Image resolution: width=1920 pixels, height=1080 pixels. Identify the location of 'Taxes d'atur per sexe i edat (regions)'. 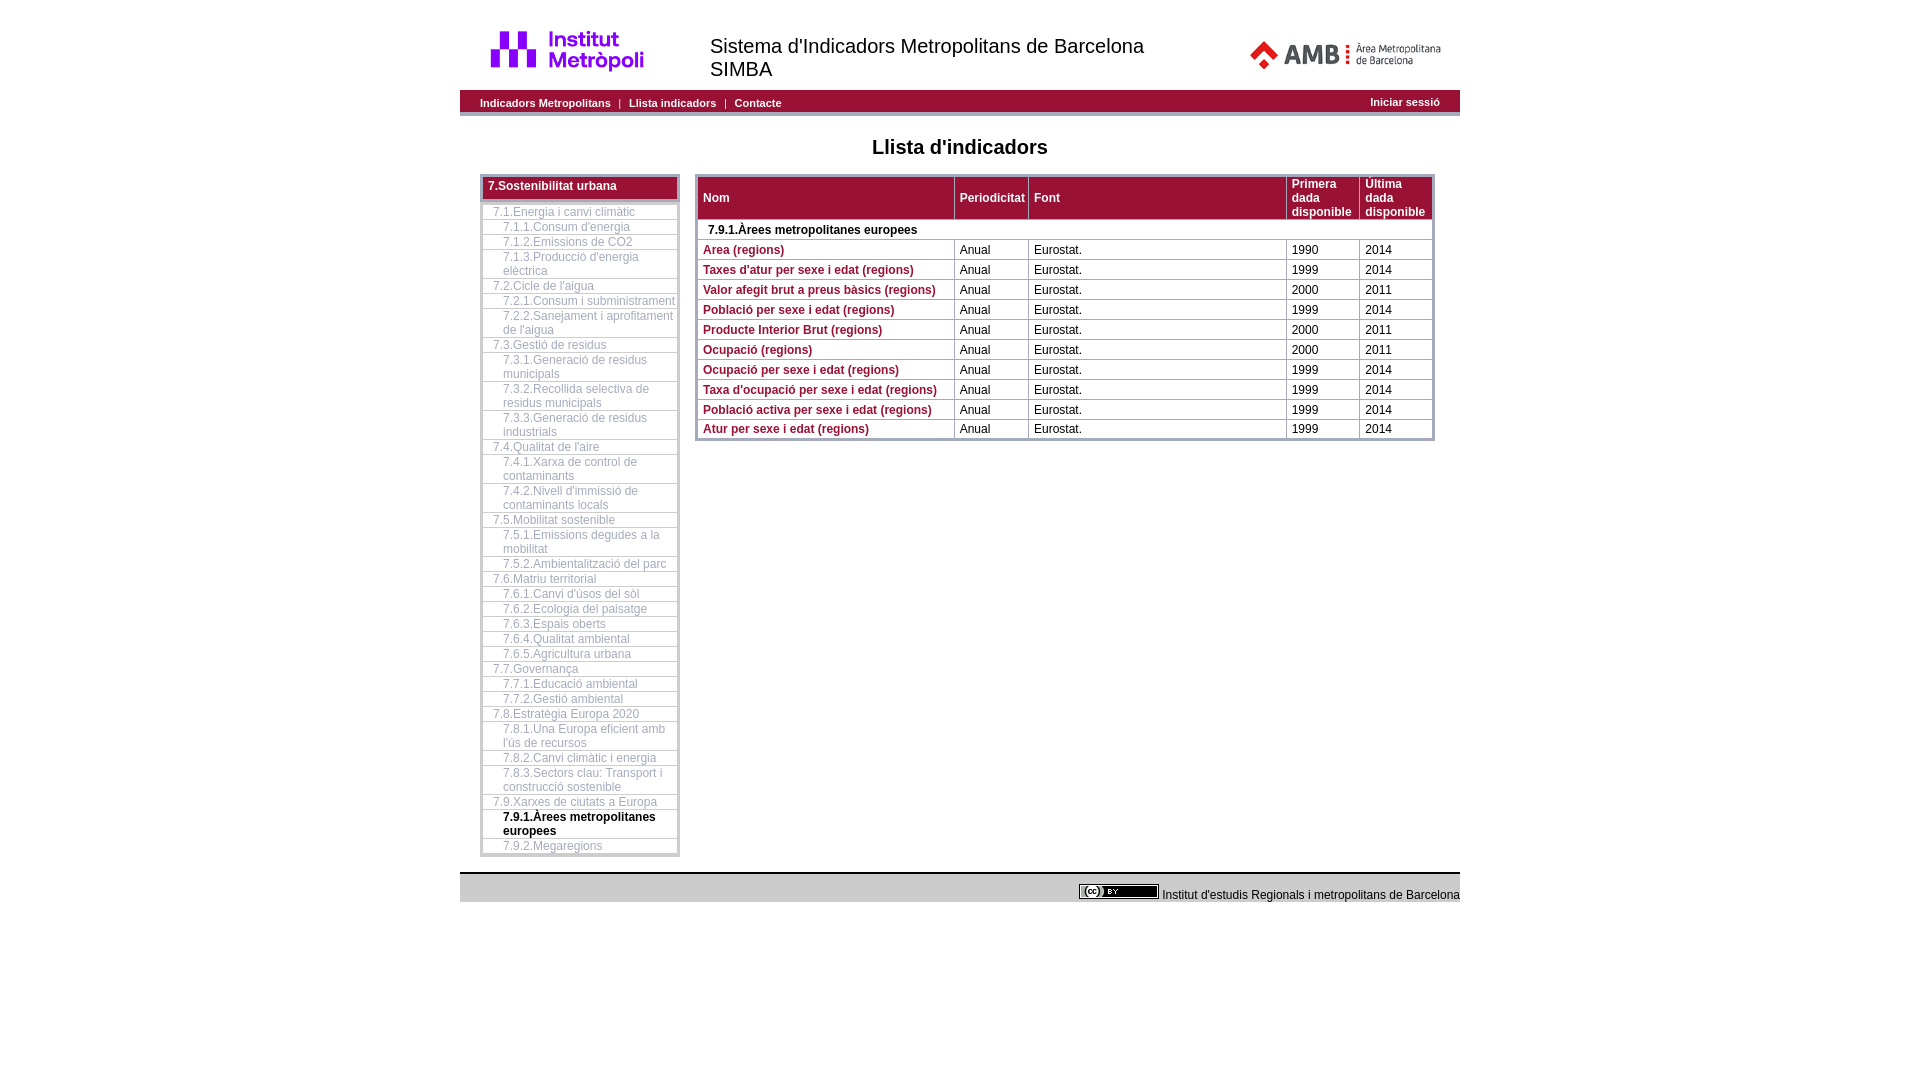
(808, 268).